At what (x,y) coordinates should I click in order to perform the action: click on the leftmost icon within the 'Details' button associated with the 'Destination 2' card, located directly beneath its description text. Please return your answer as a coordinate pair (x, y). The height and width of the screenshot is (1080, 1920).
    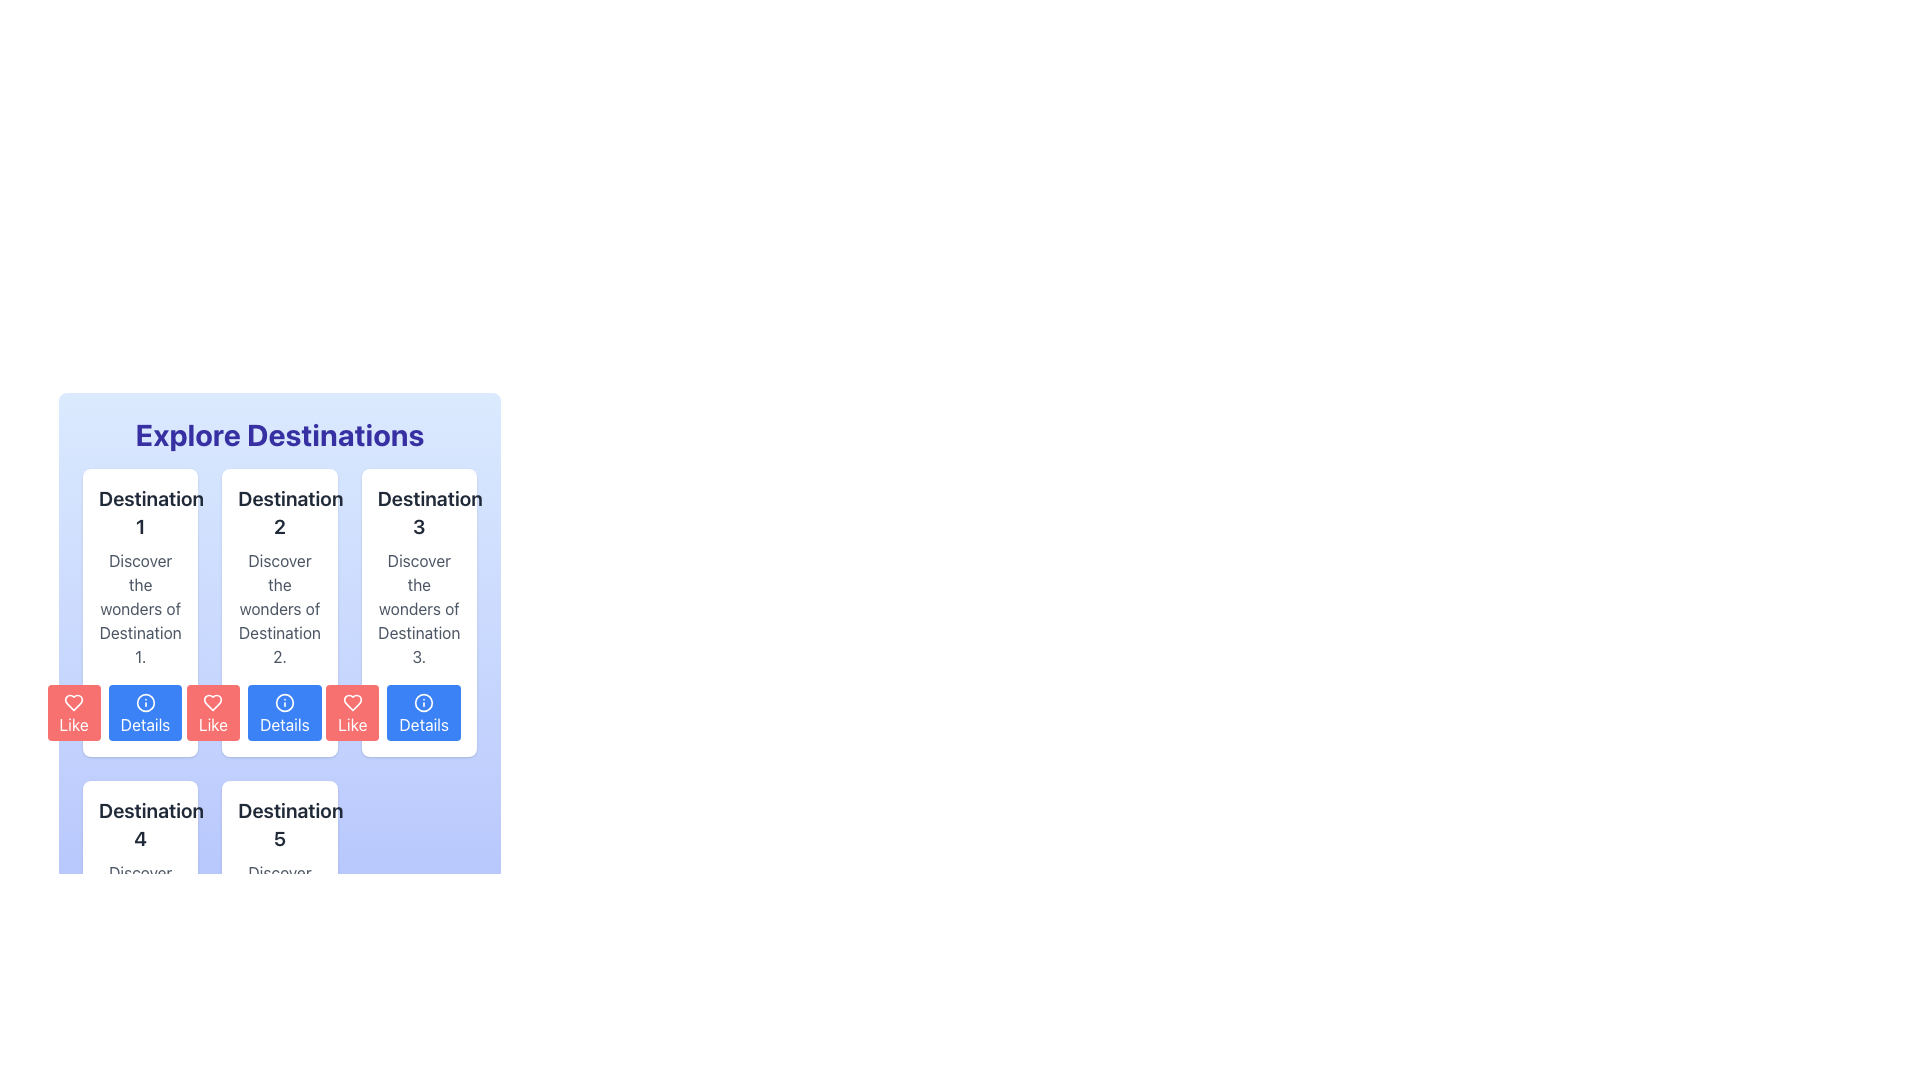
    Looking at the image, I should click on (144, 701).